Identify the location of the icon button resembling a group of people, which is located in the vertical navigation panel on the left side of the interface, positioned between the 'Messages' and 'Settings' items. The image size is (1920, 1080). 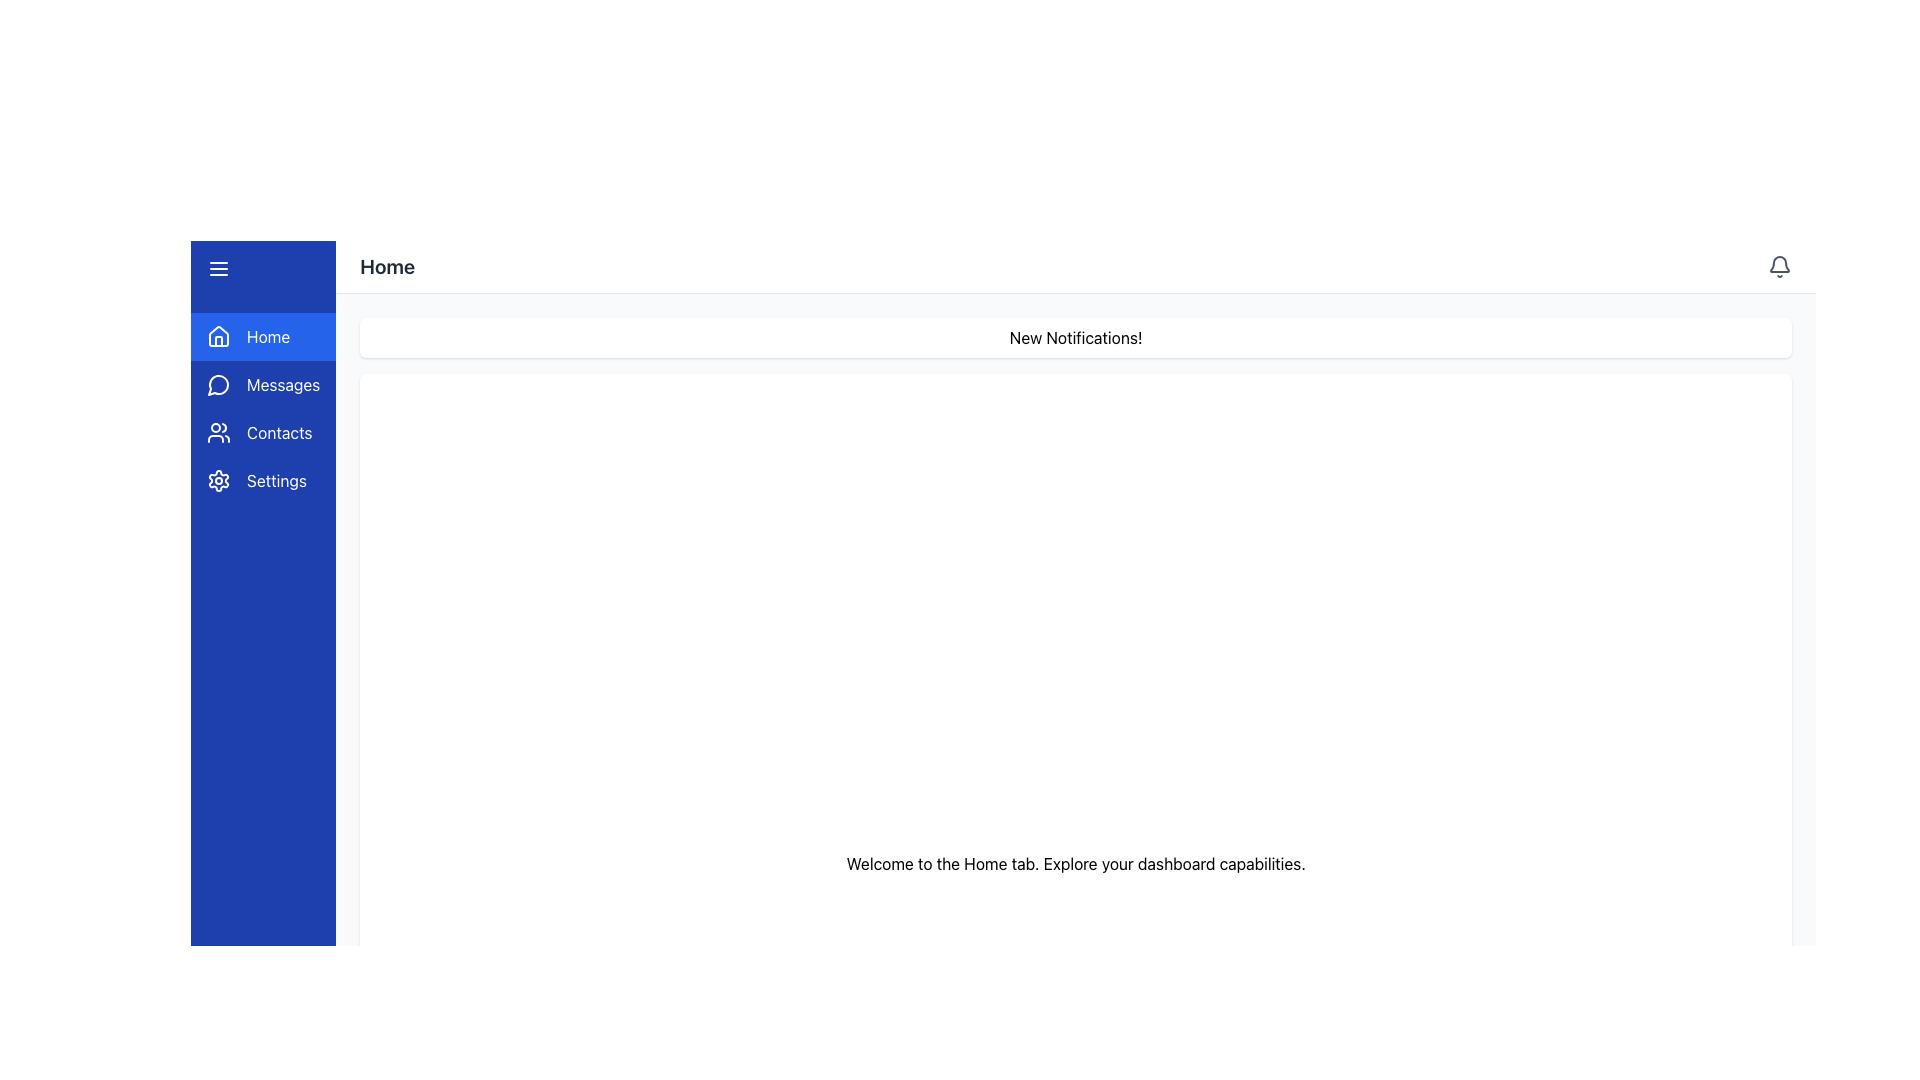
(219, 431).